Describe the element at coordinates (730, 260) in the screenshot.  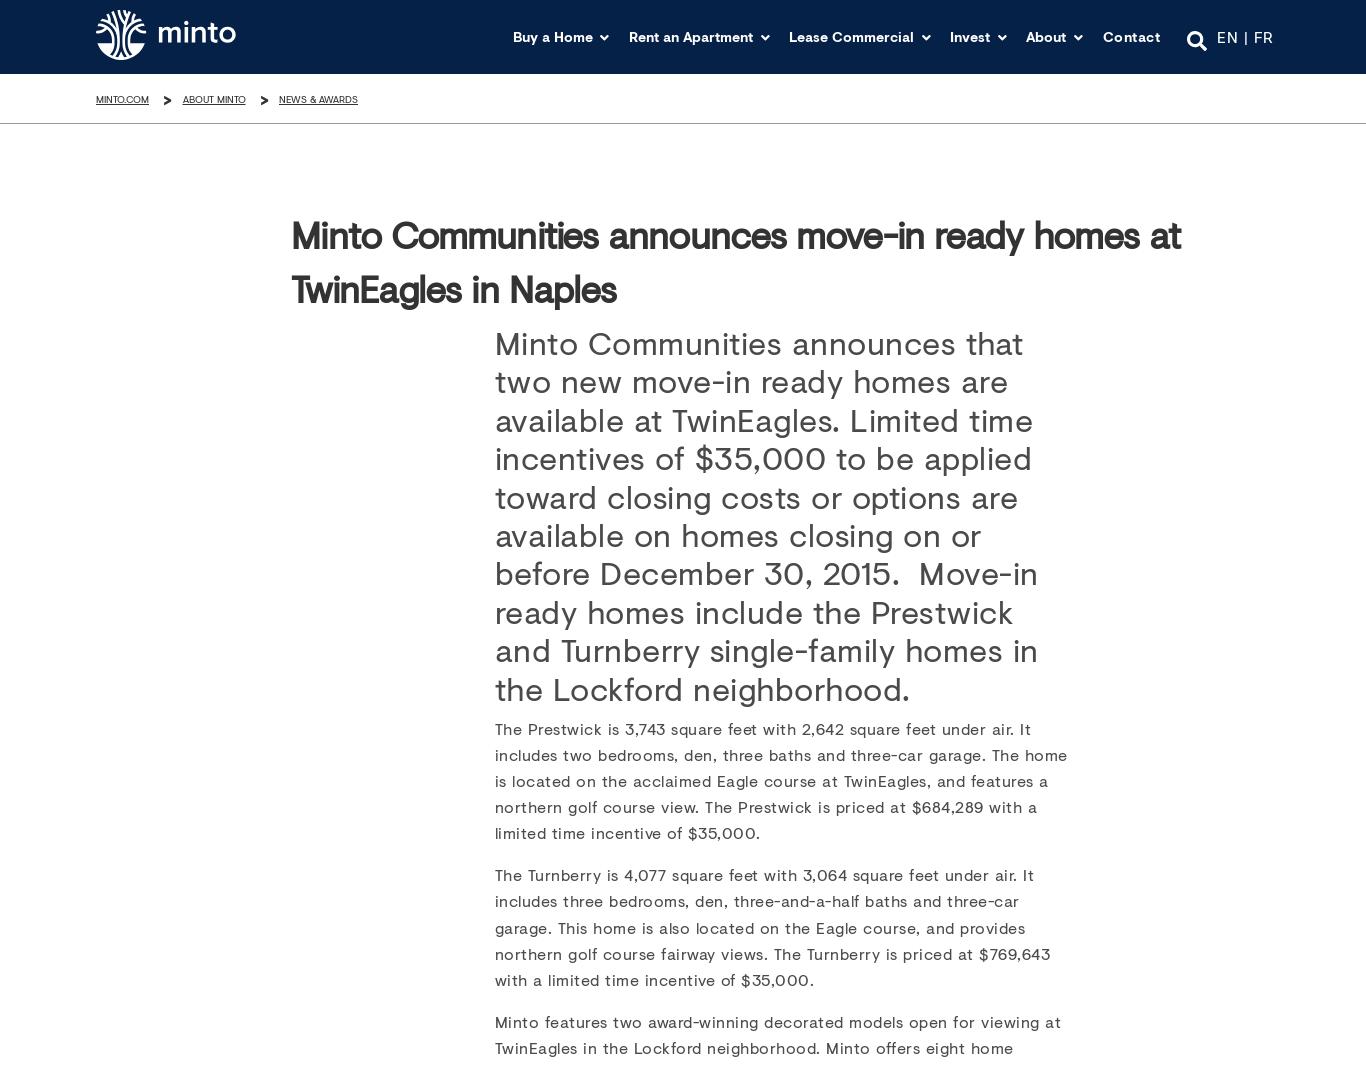
I see `'Book a Furnished Suite'` at that location.